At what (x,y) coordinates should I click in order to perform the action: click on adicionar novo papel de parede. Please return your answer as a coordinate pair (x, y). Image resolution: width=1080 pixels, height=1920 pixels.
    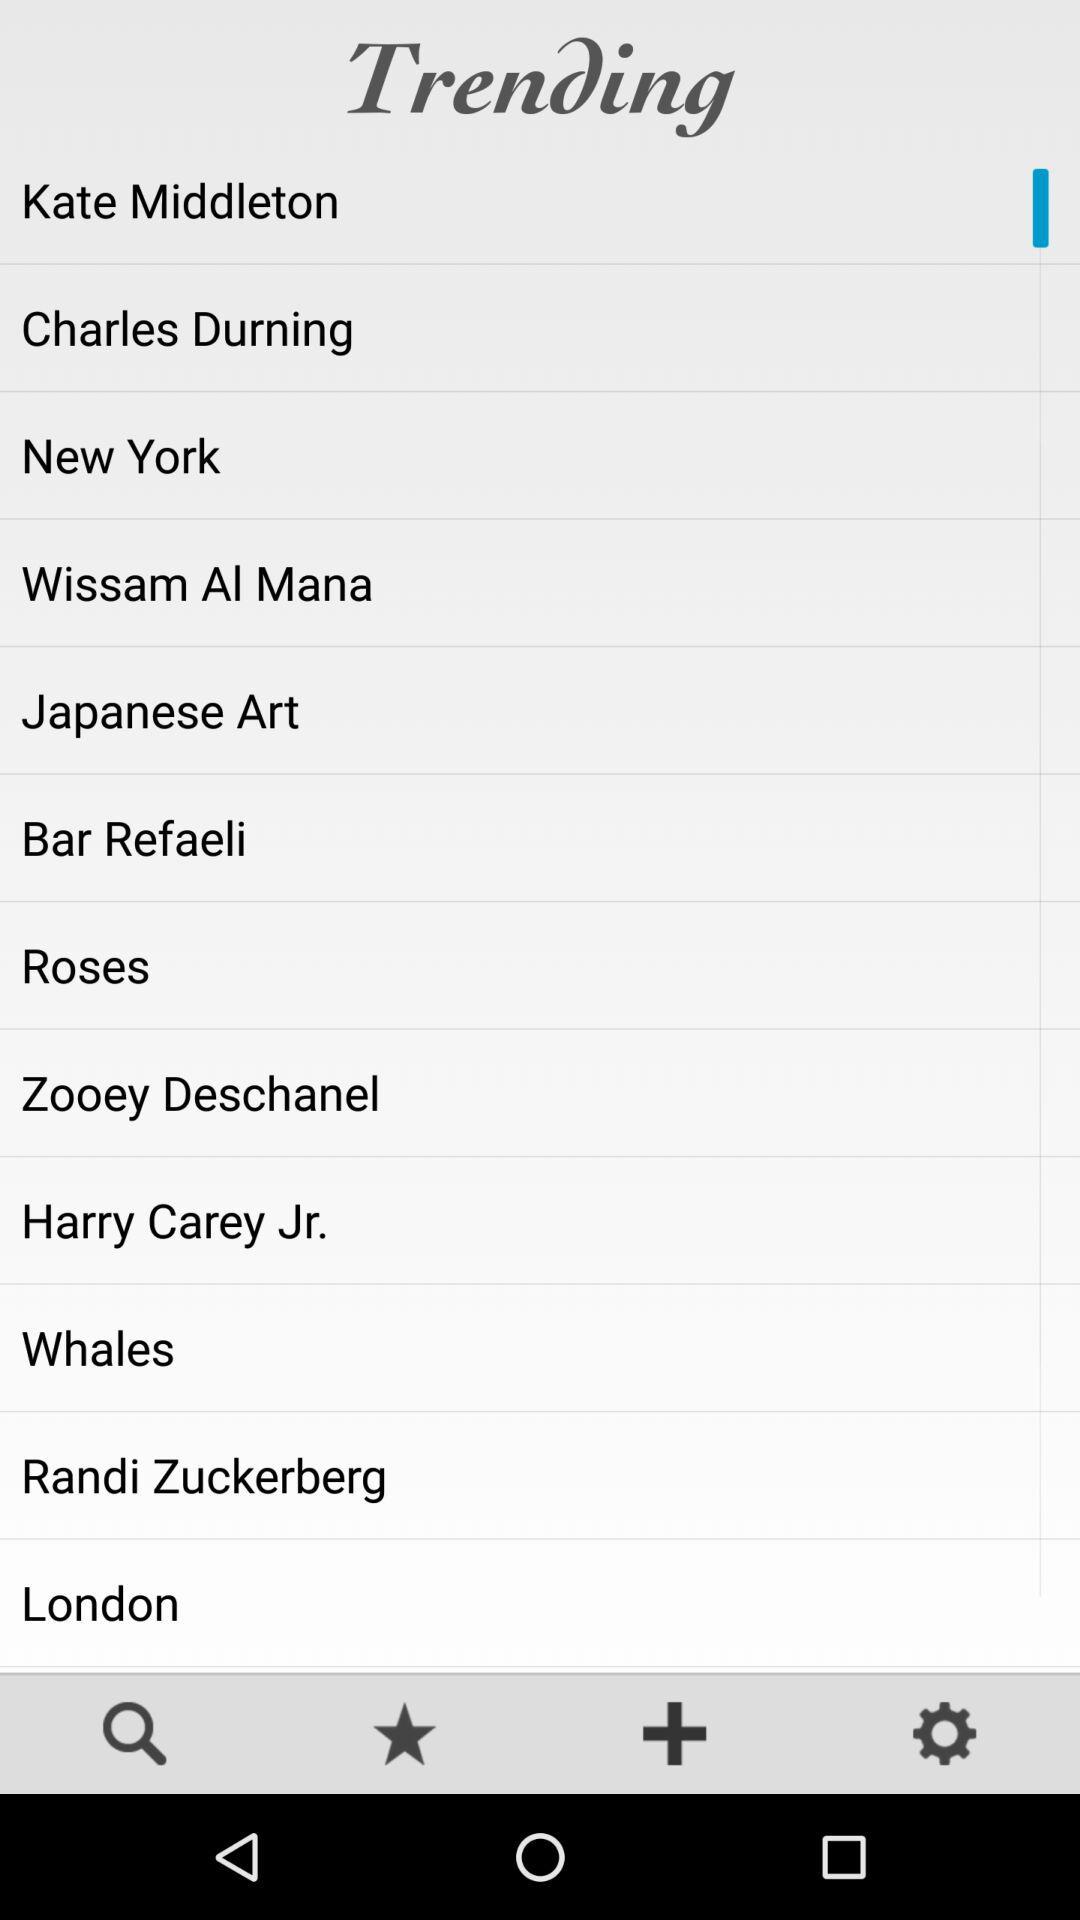
    Looking at the image, I should click on (675, 1735).